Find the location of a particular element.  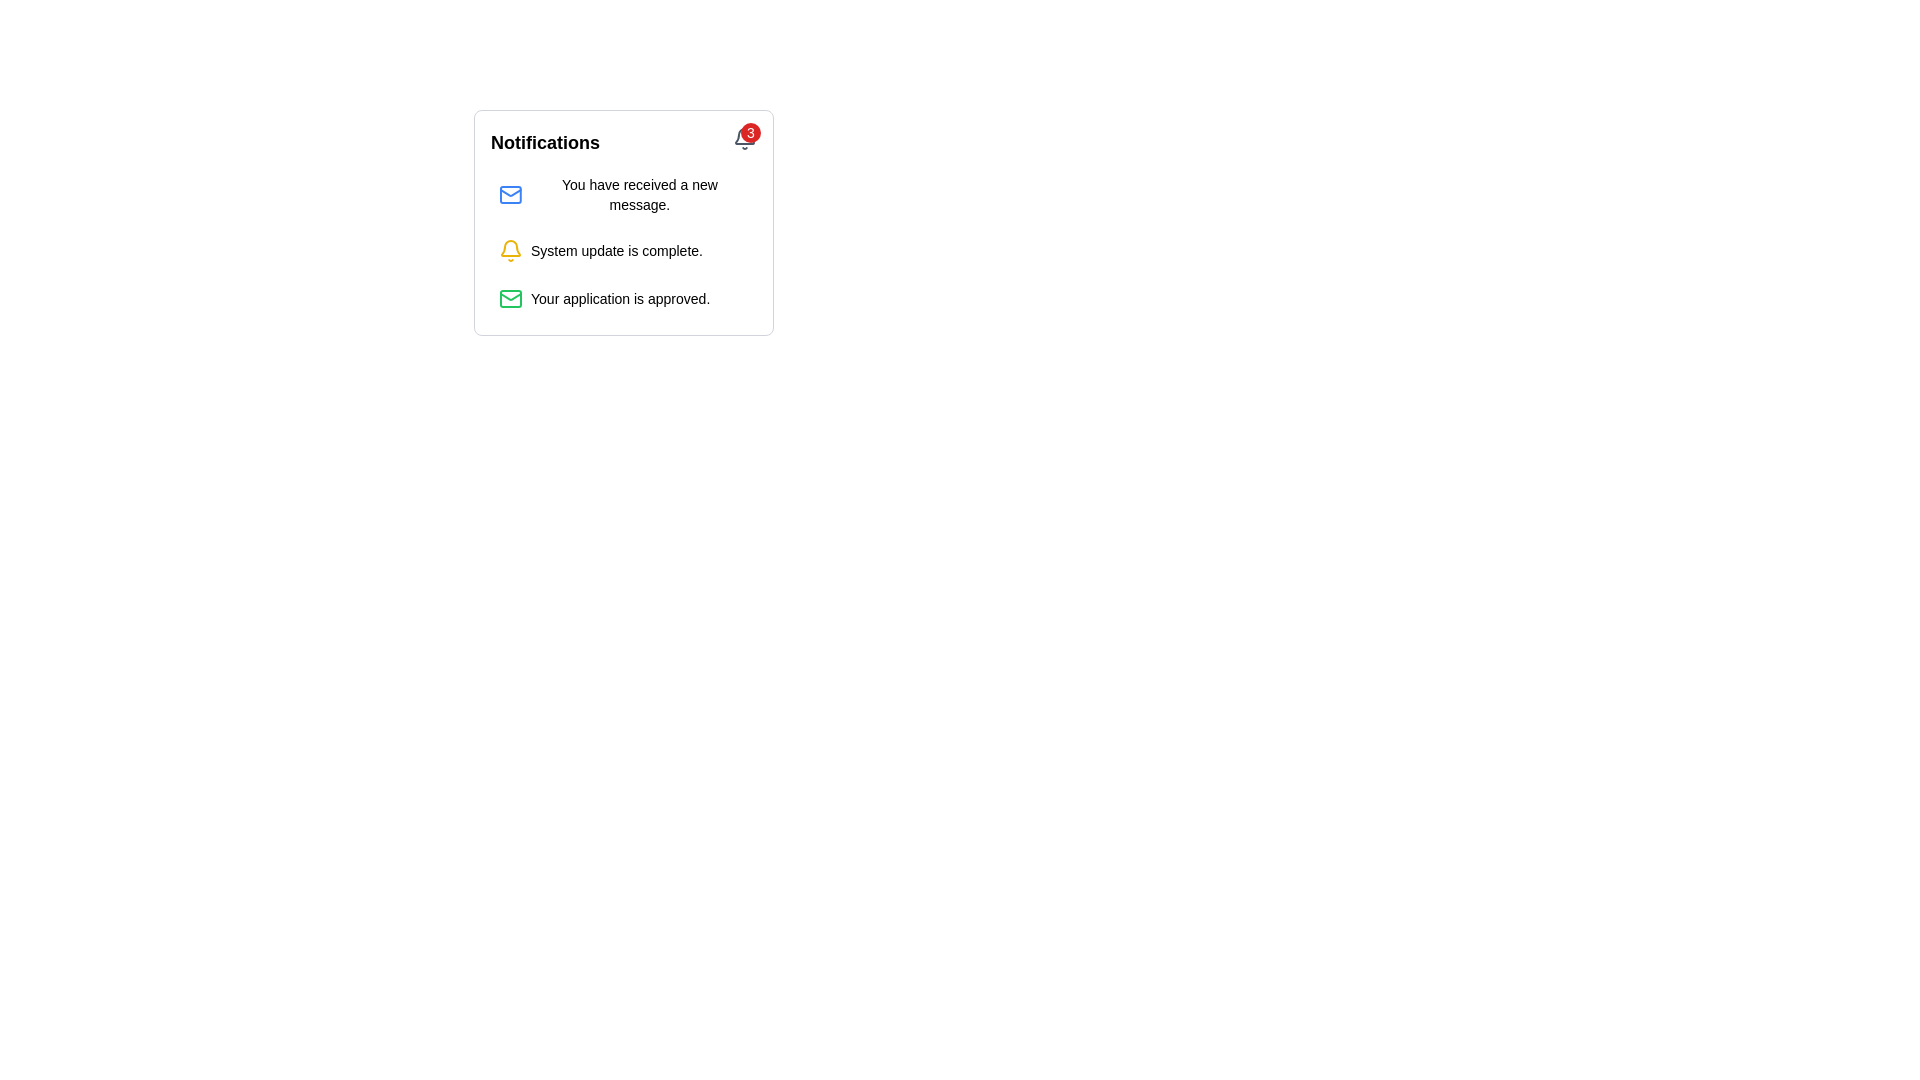

the notification message indicating the approval of an application, which is the third item in the list within the notification box is located at coordinates (619, 299).